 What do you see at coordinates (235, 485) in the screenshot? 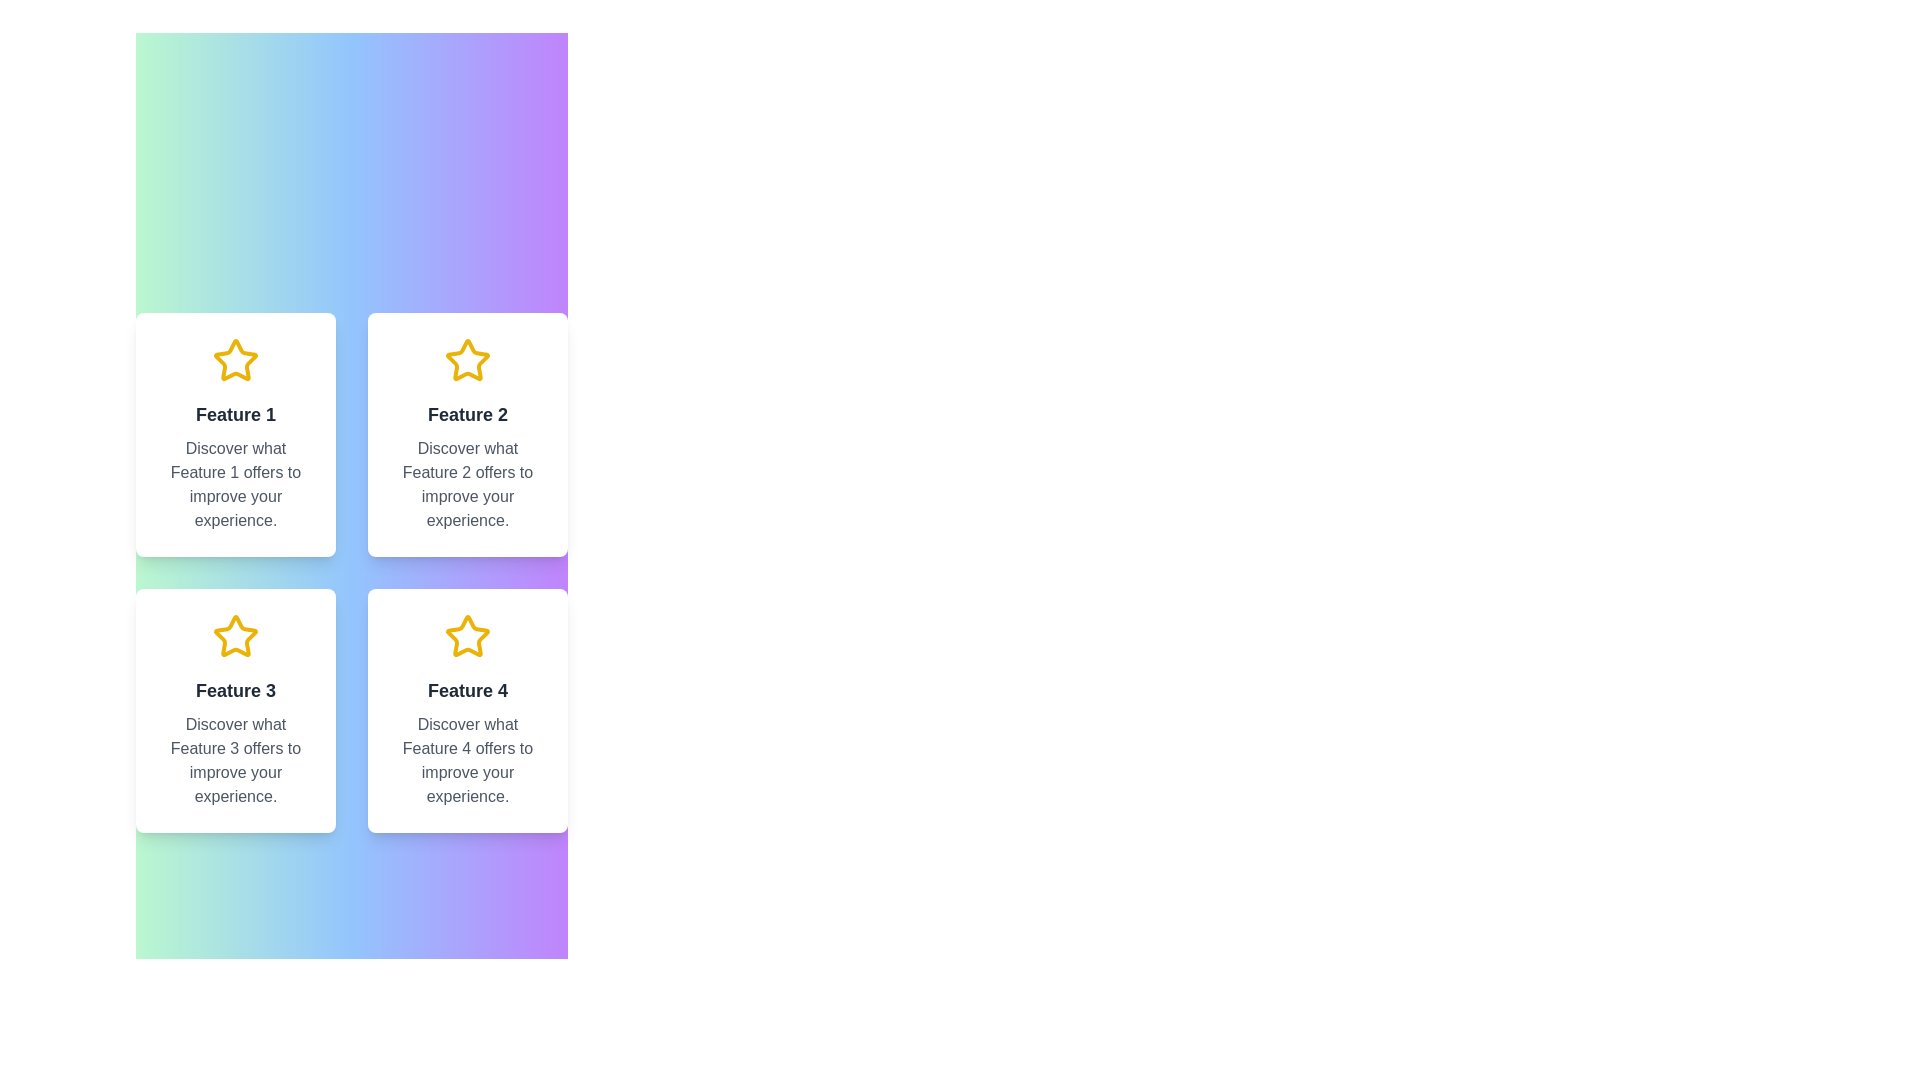
I see `text block that contains the content 'Discover what Feature 1 offers to improve your experience.' which is styled with a gray font color and centered alignment, located within the card labeled 'Feature 1'` at bounding box center [235, 485].